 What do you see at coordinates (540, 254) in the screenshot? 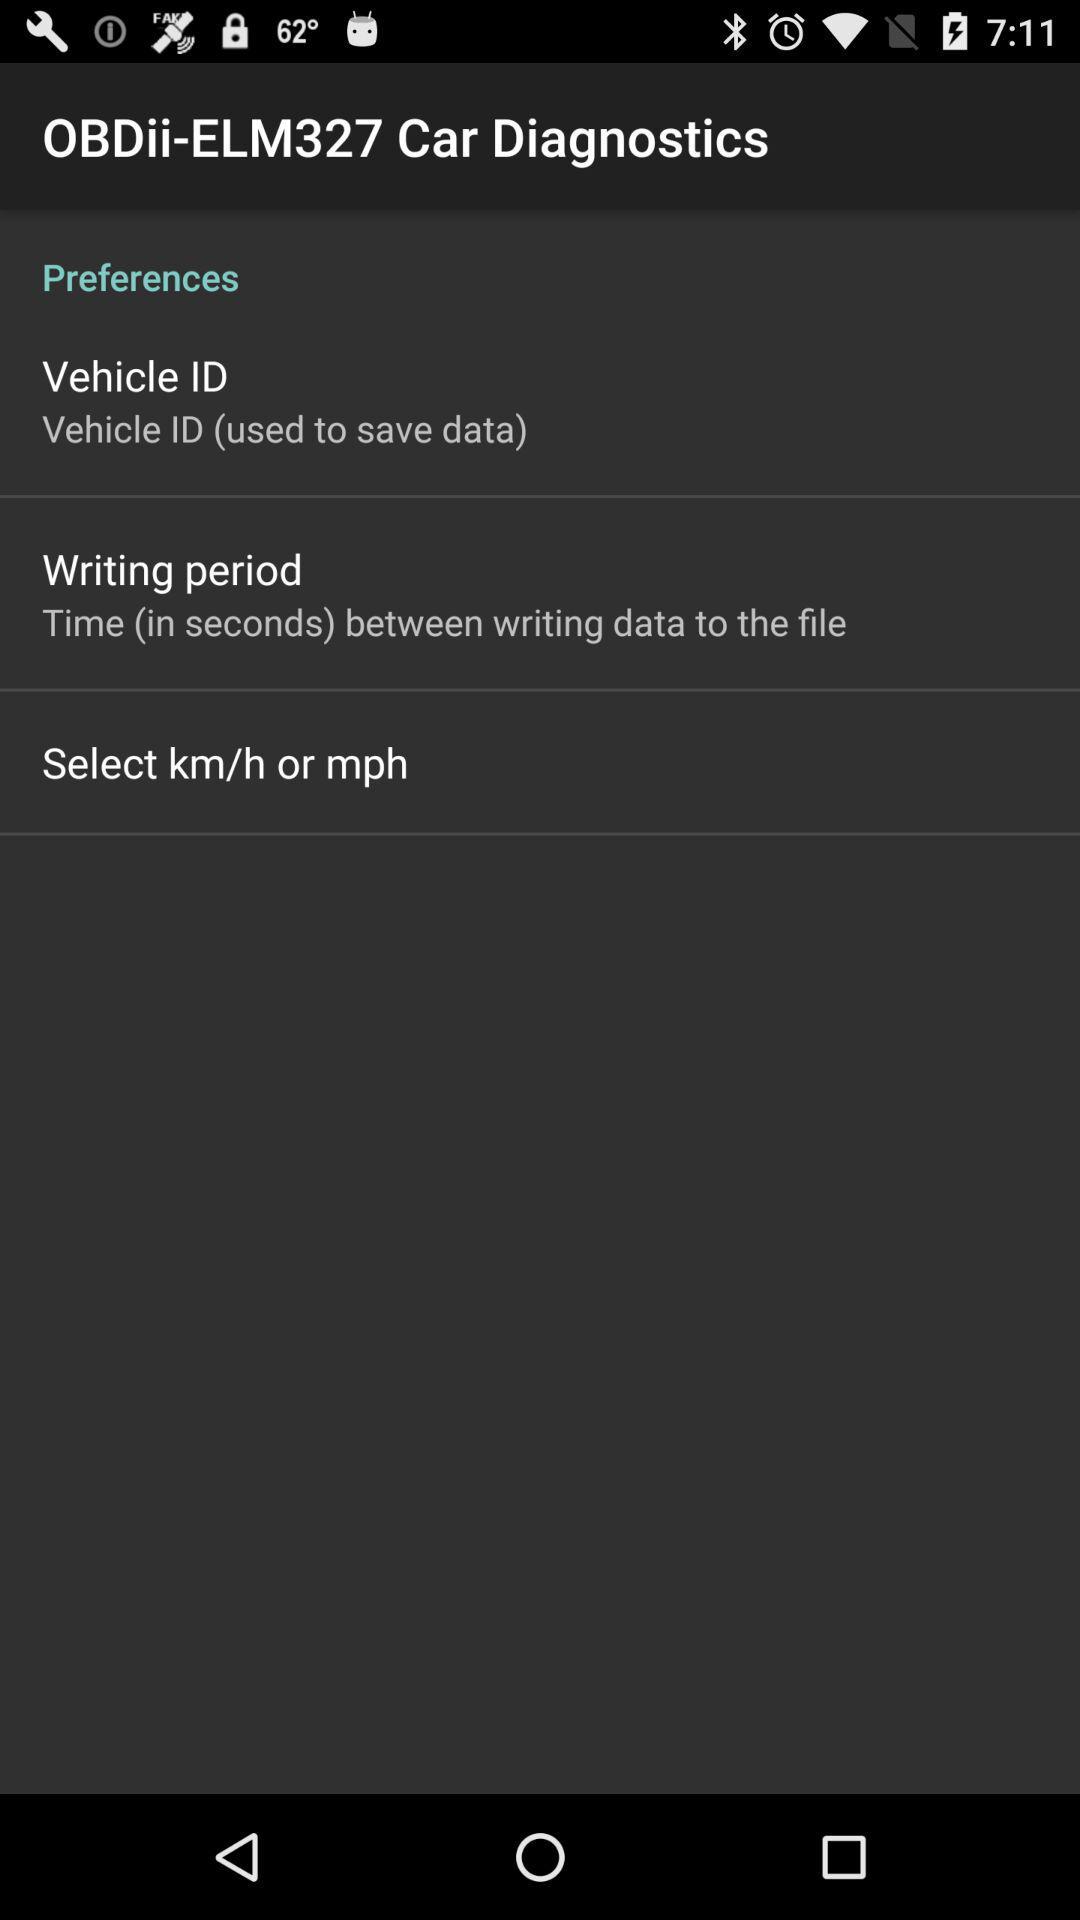
I see `preferences item` at bounding box center [540, 254].